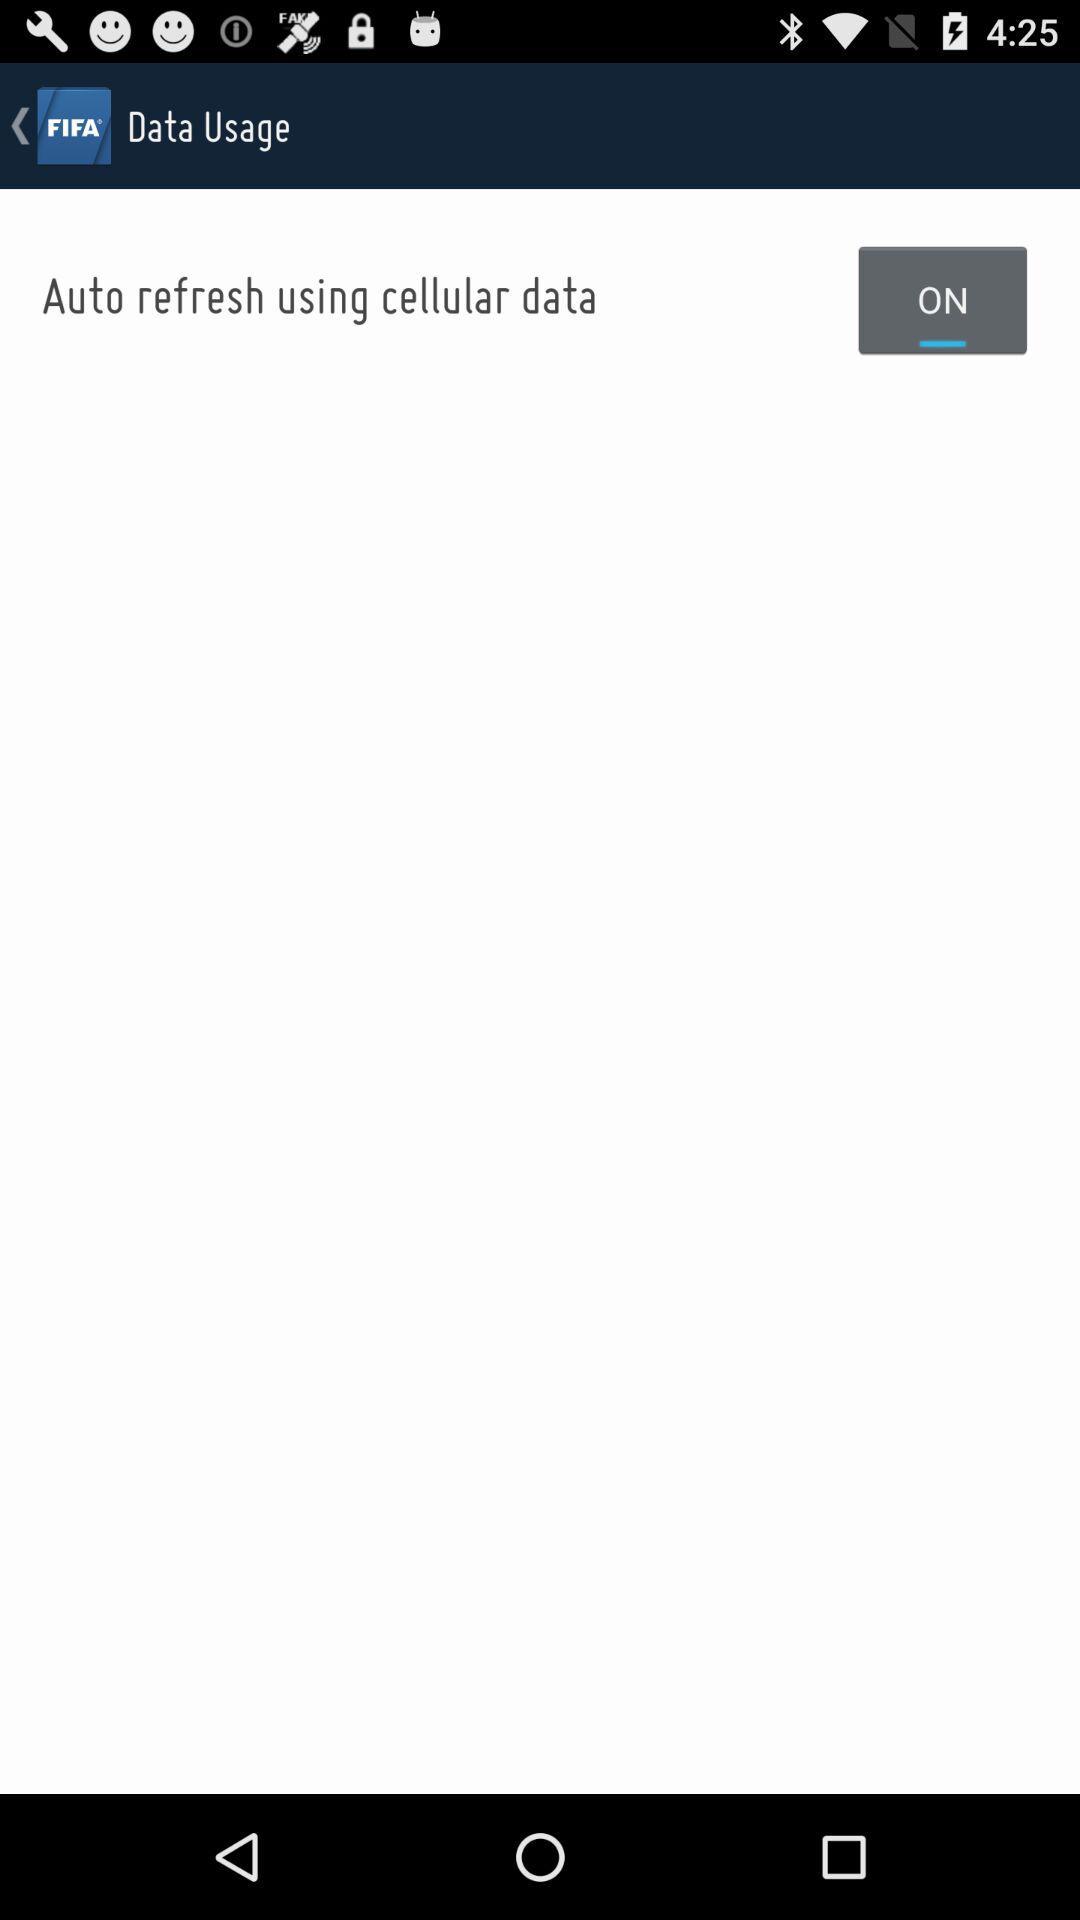 The height and width of the screenshot is (1920, 1080). I want to click on the icon next to the auto refresh using item, so click(943, 298).